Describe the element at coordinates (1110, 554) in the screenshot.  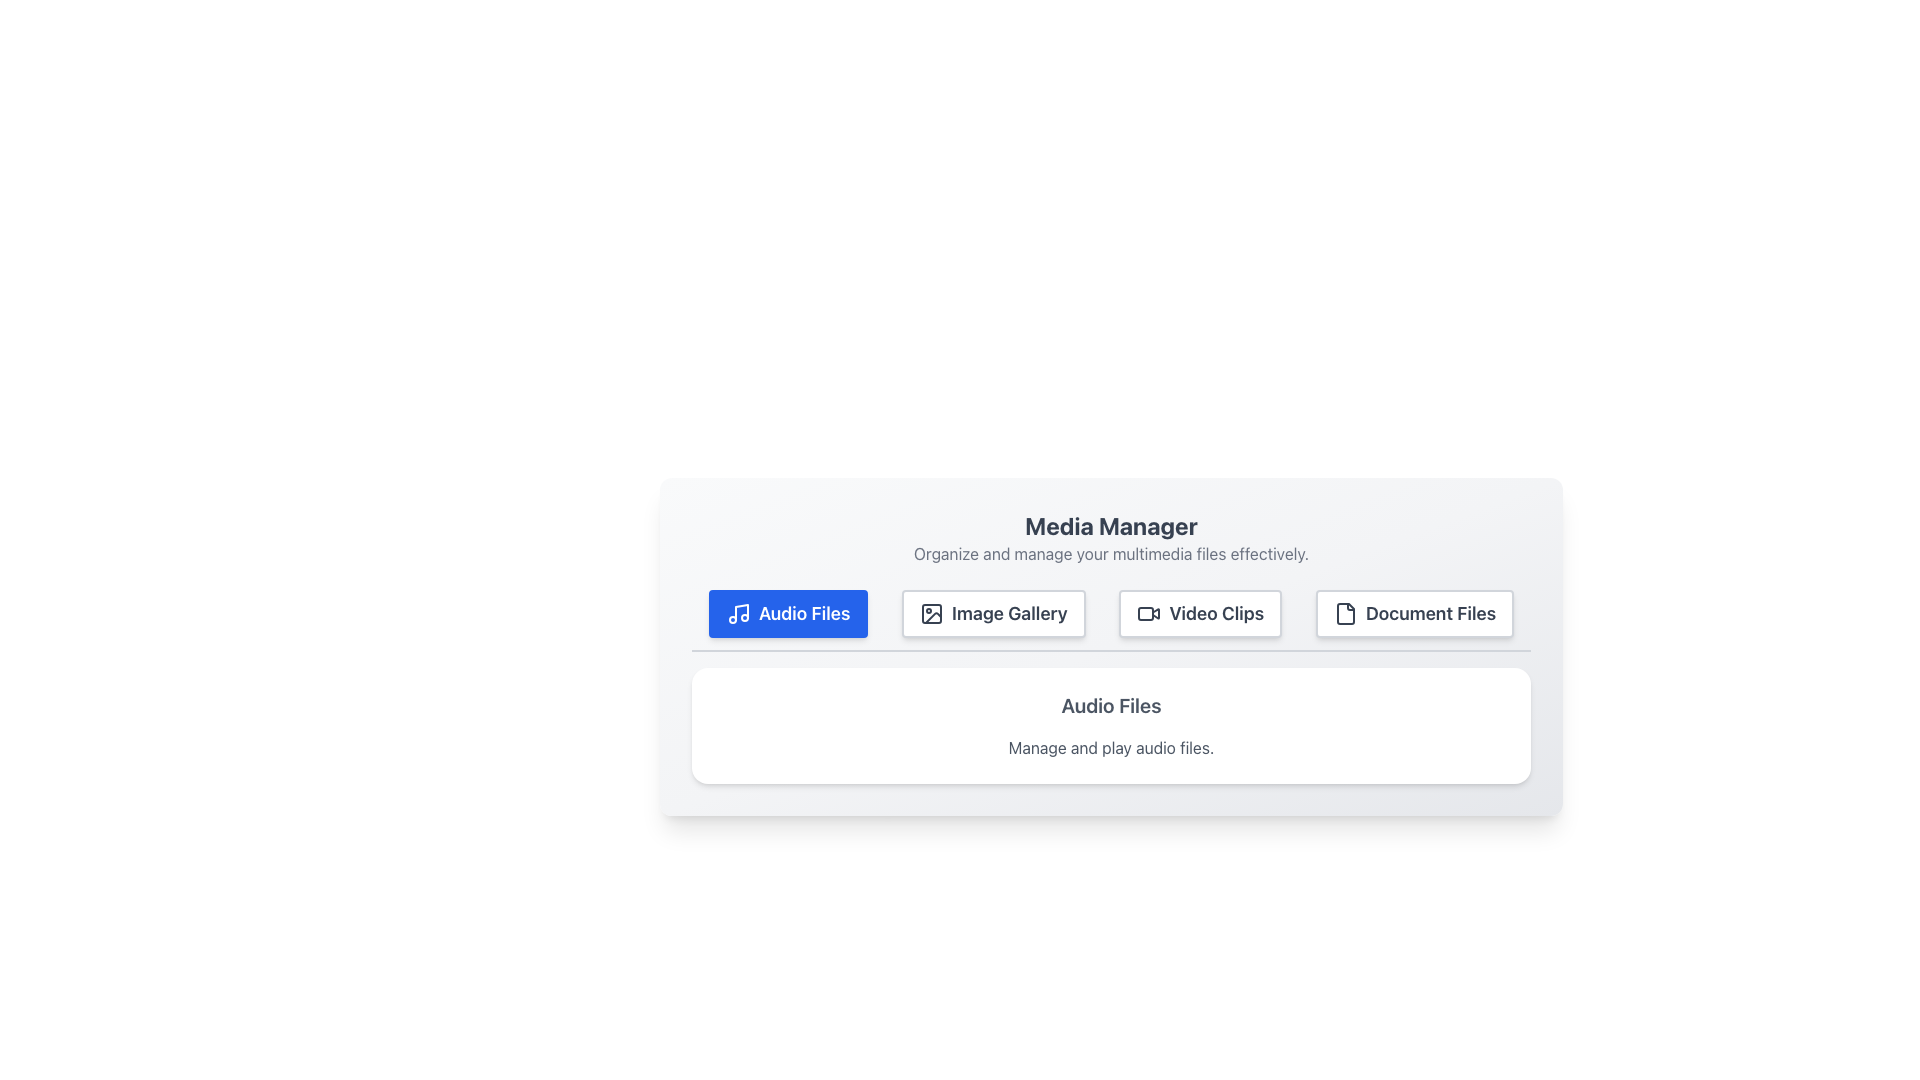
I see `the text label that provides a brief description or tagline for the 'Media Manager' section, located directly beneath the 'Media Manager' text block` at that location.